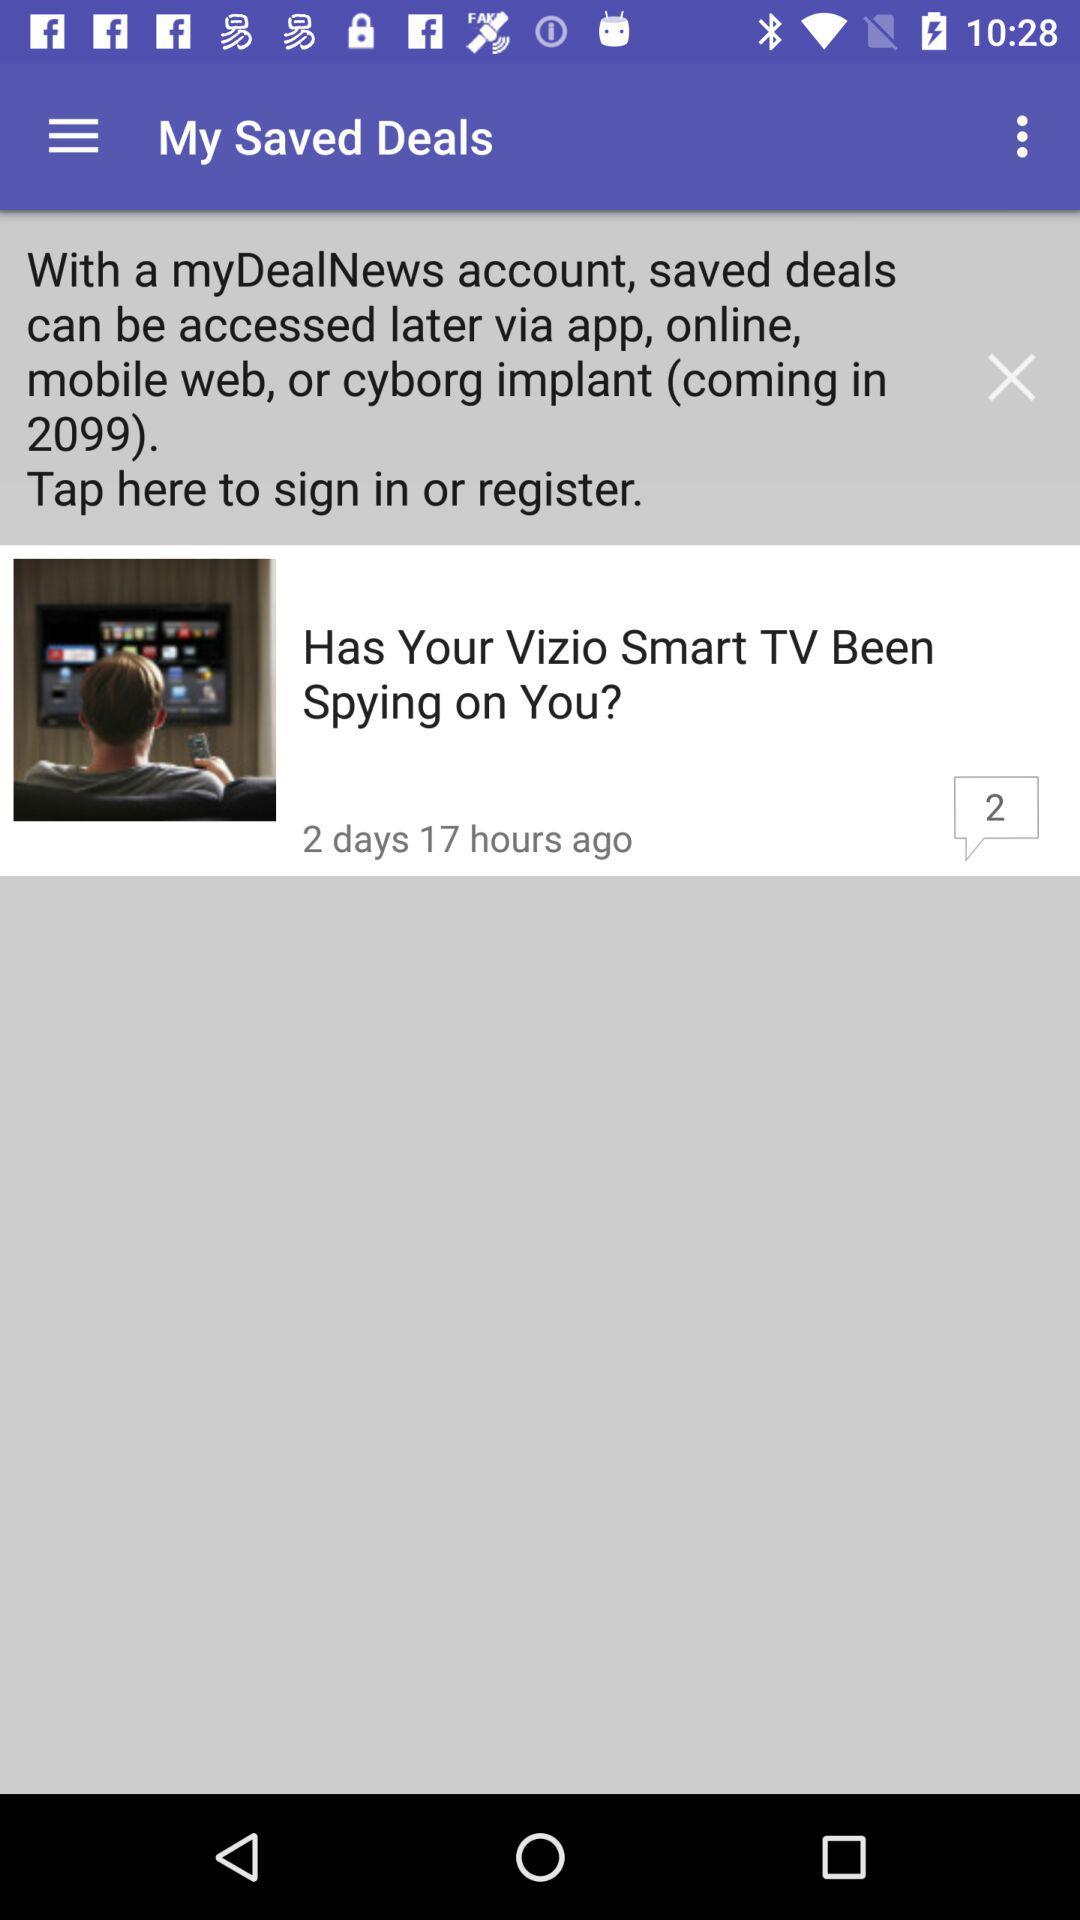  Describe the element at coordinates (72, 135) in the screenshot. I see `the menu` at that location.